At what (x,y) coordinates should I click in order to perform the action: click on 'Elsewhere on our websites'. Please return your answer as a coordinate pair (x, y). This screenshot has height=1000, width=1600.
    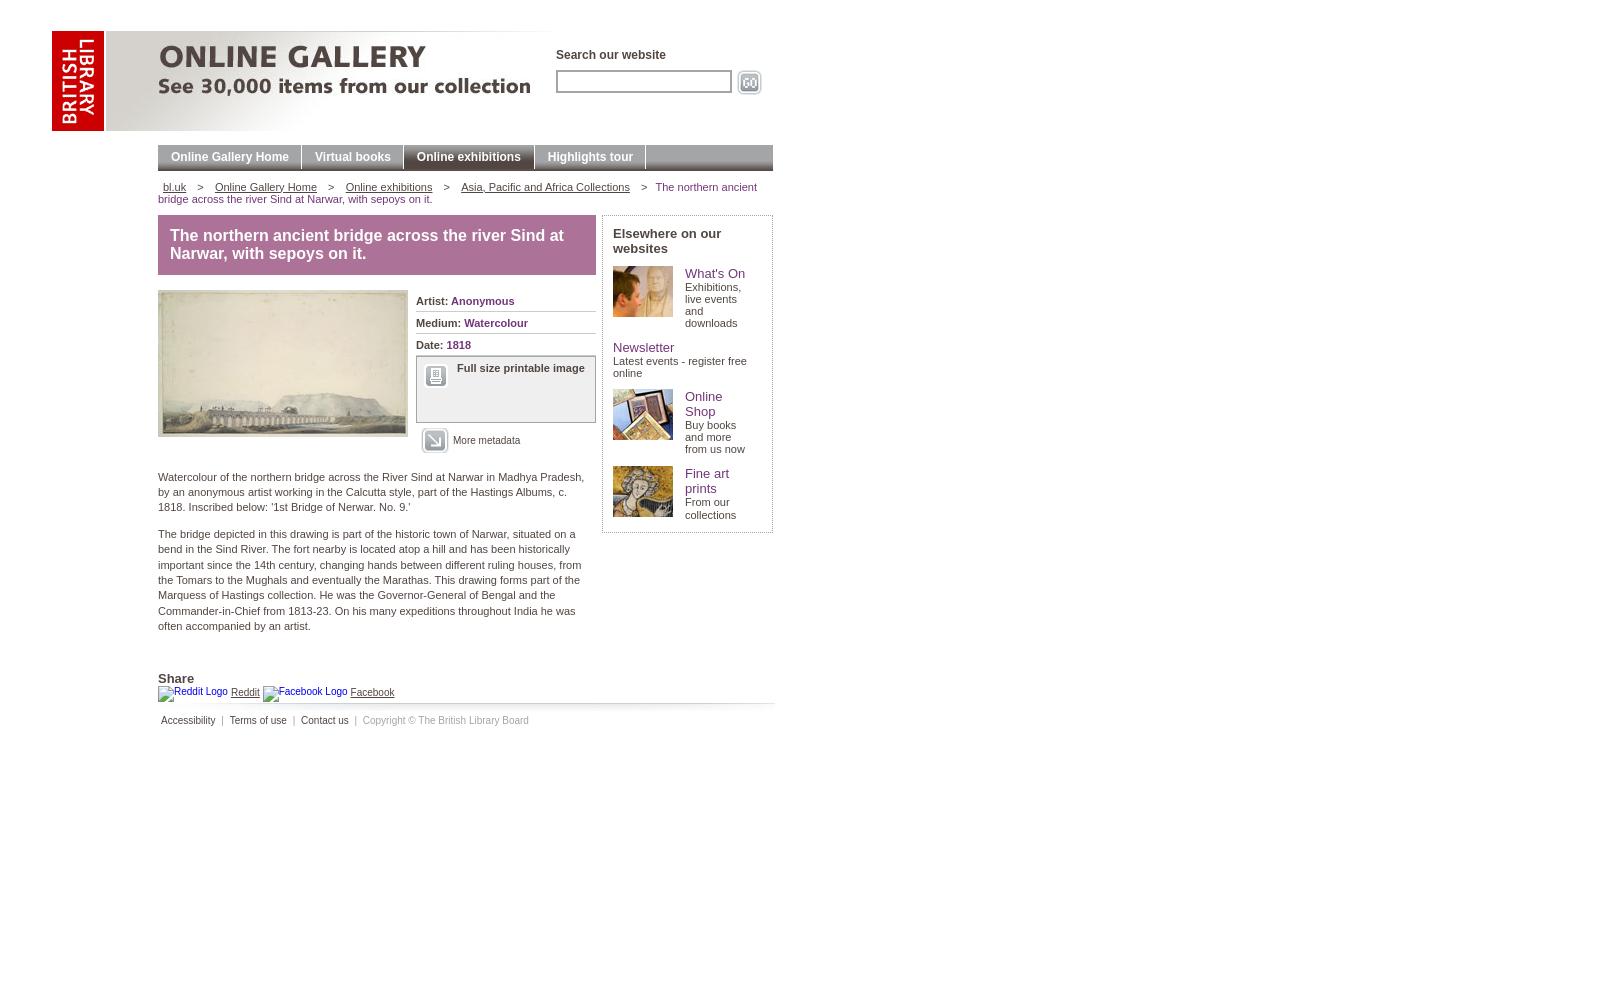
    Looking at the image, I should click on (667, 239).